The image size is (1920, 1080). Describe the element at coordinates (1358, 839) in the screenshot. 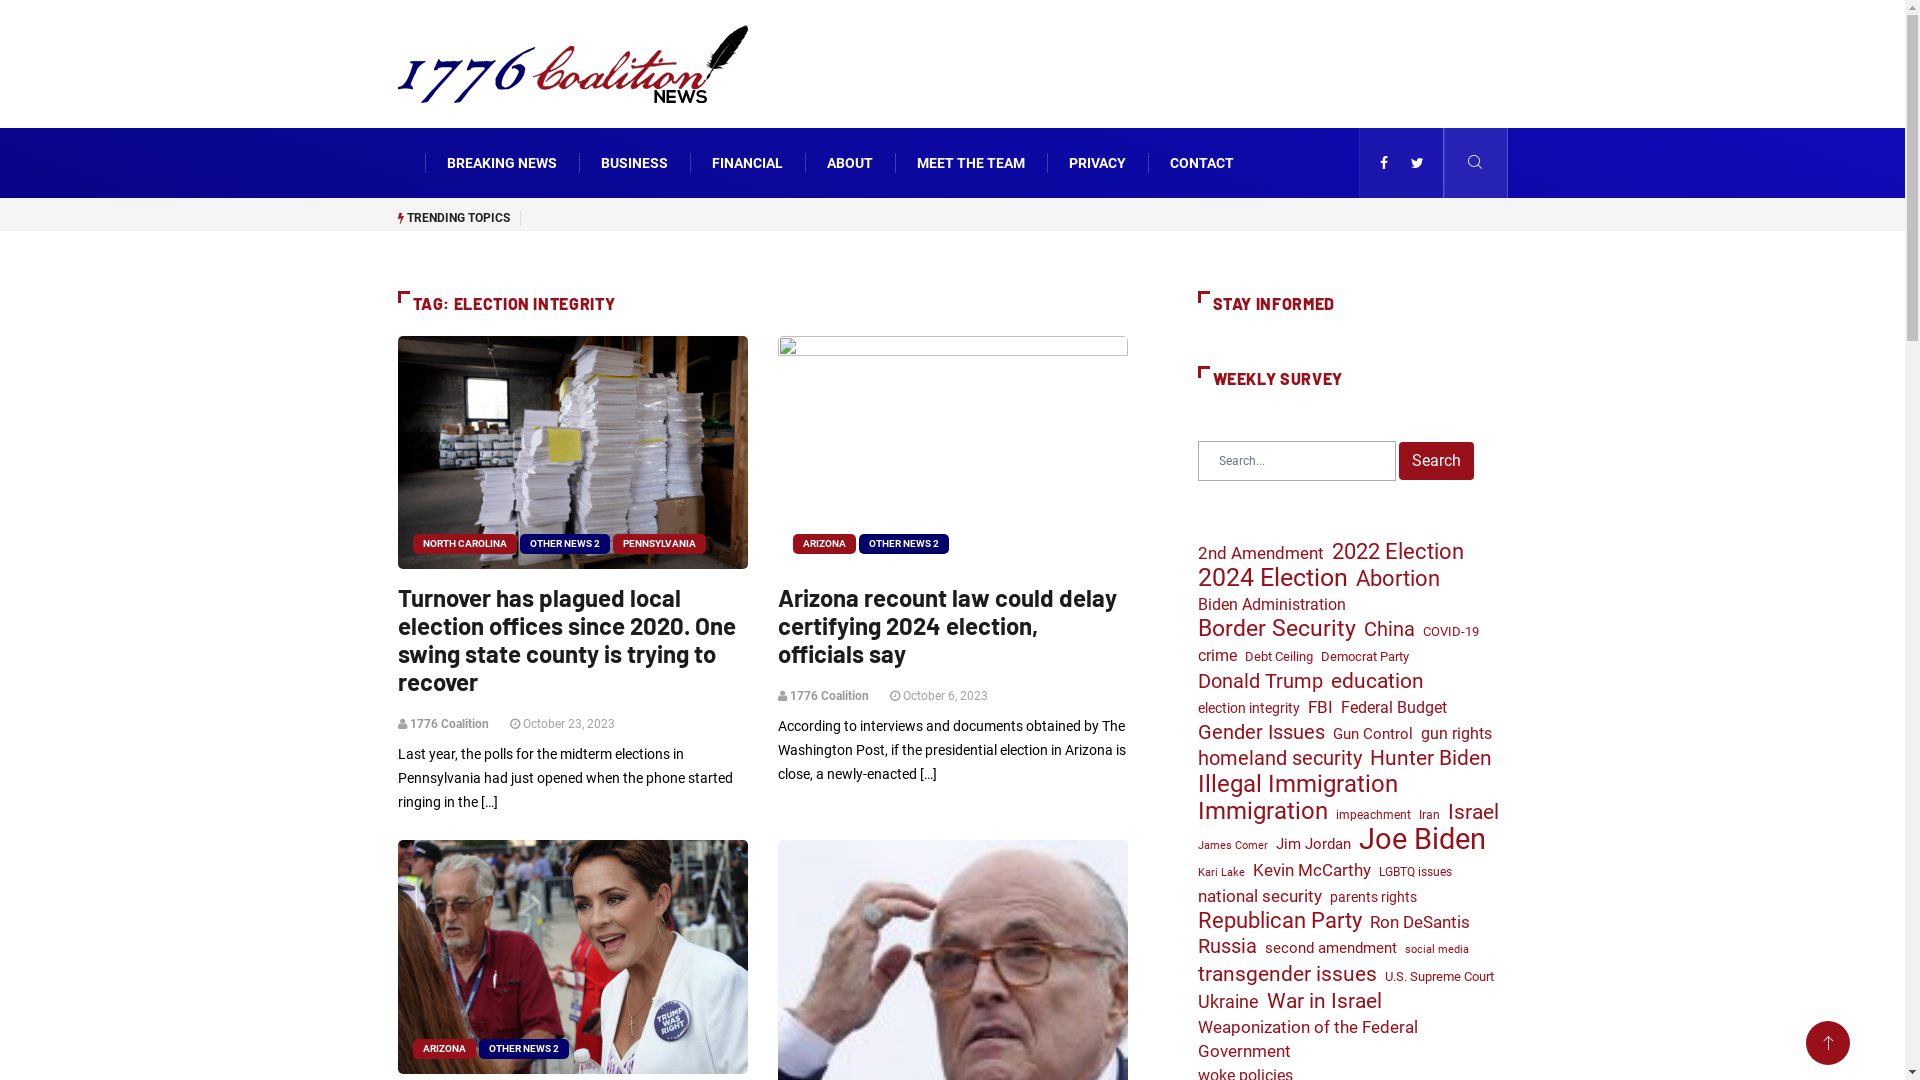

I see `'Joe Biden'` at that location.